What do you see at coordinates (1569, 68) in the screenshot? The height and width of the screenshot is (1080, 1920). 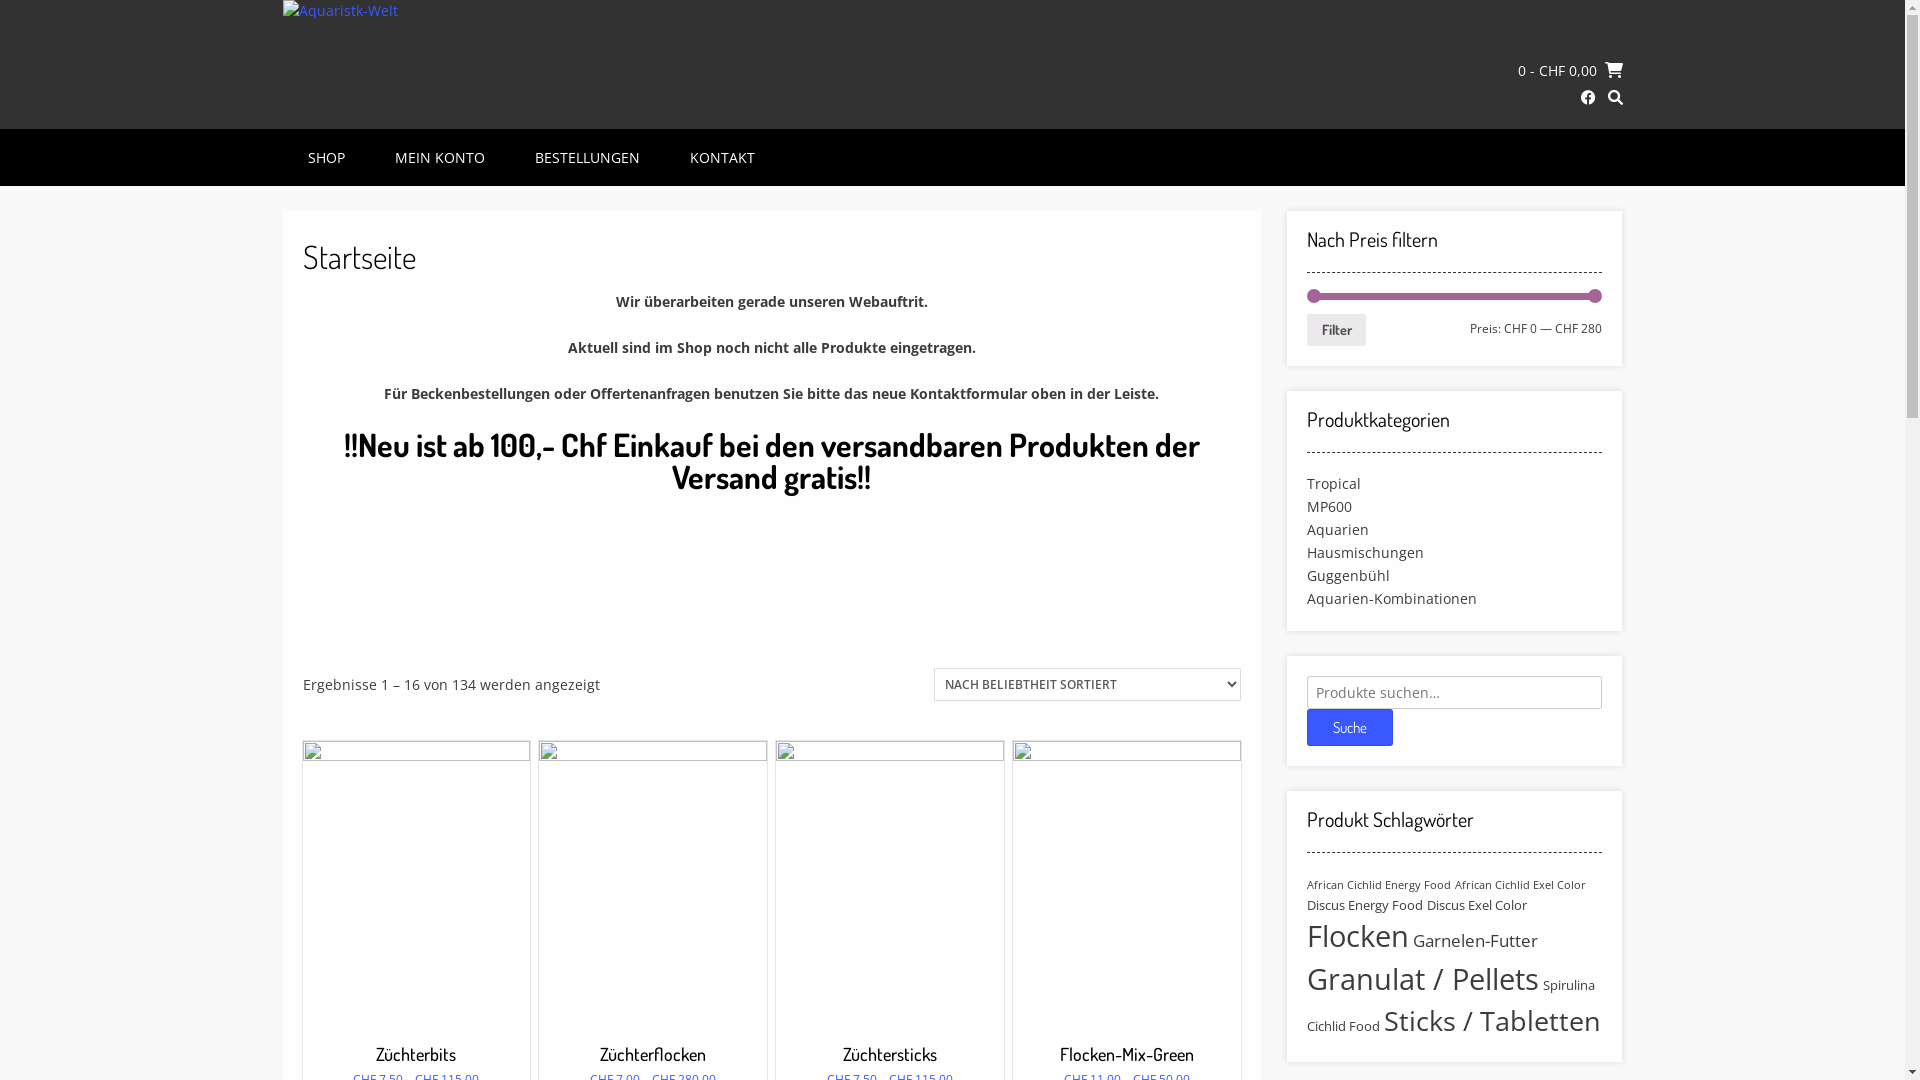 I see `'0 - CHF 0,00'` at bounding box center [1569, 68].